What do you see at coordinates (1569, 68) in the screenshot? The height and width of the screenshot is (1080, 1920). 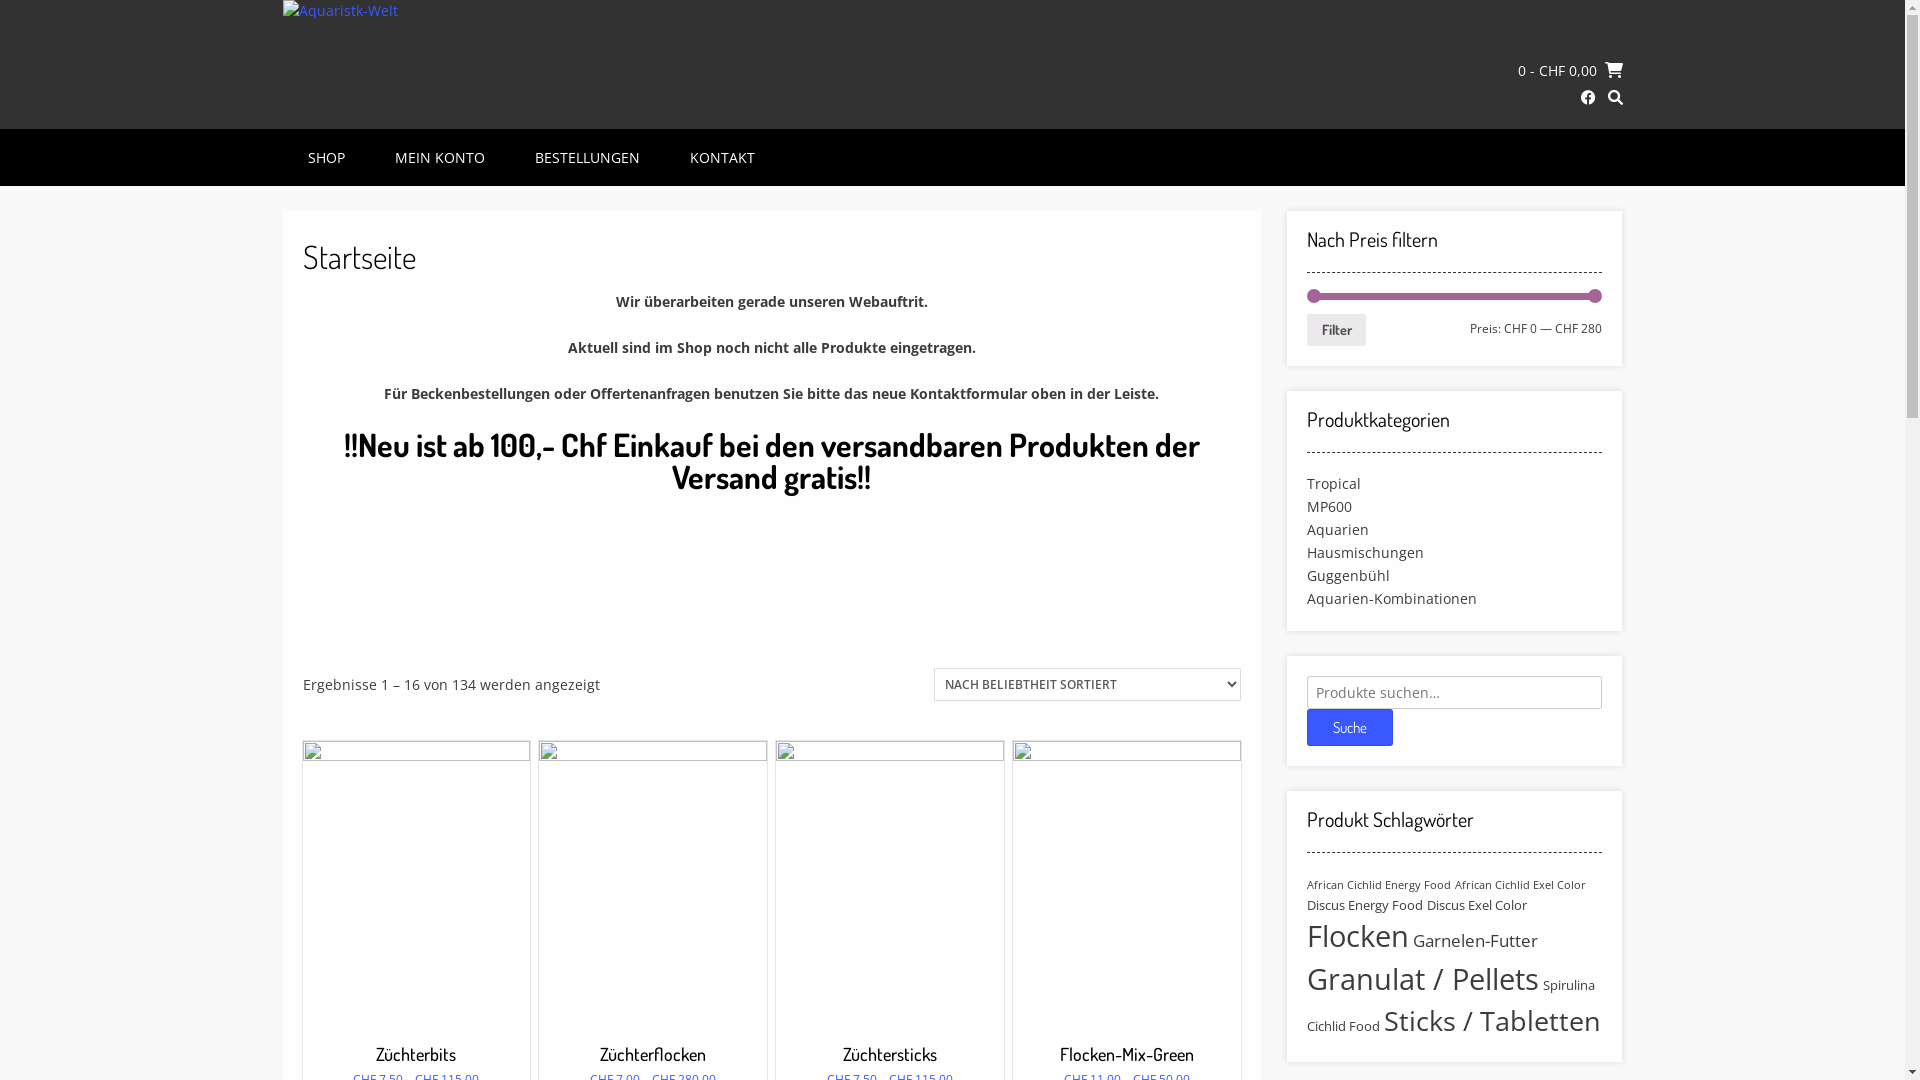 I see `'0 - CHF 0,00'` at bounding box center [1569, 68].